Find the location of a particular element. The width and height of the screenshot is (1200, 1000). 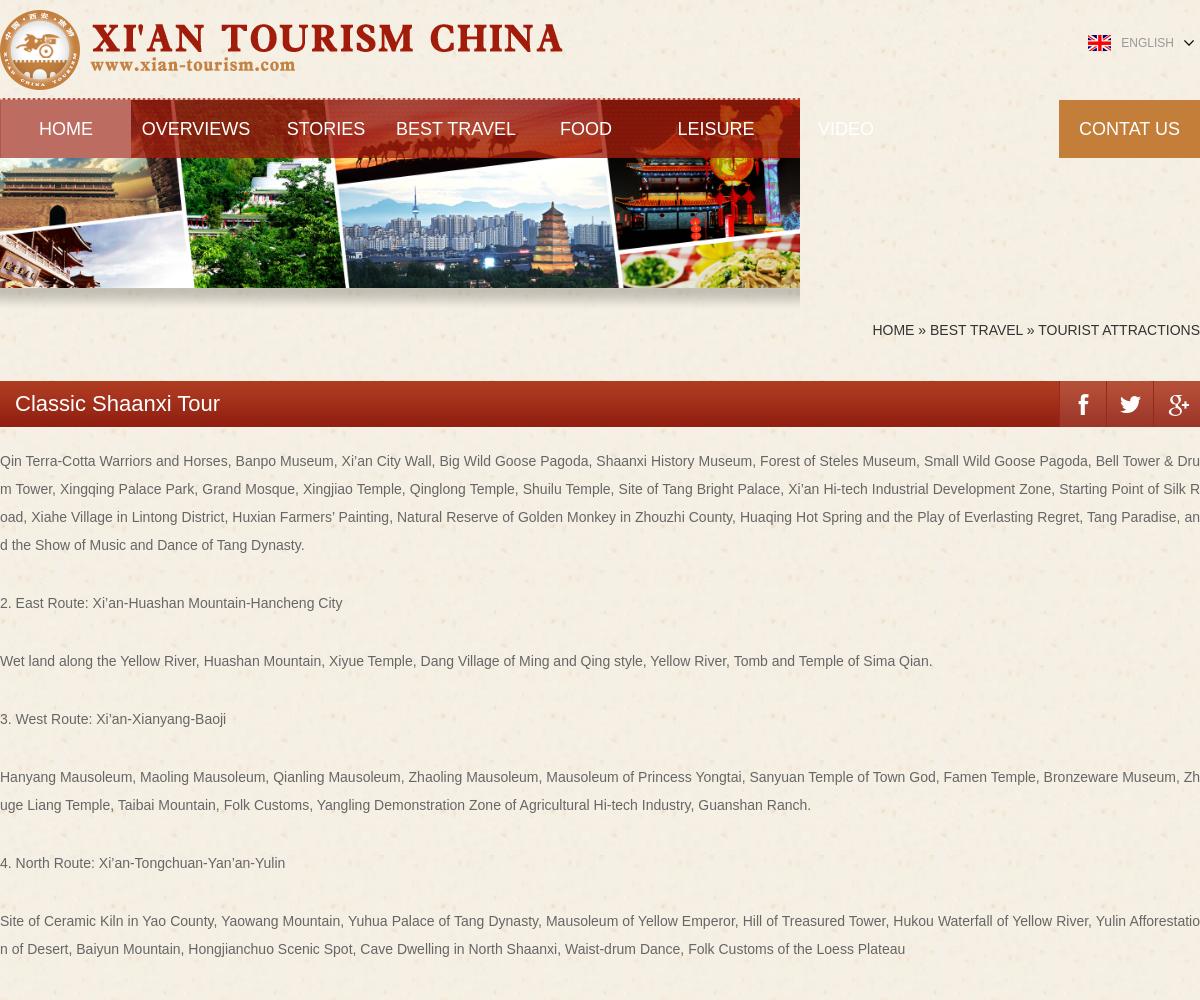

'Classic Shaanxi Tour' is located at coordinates (117, 402).